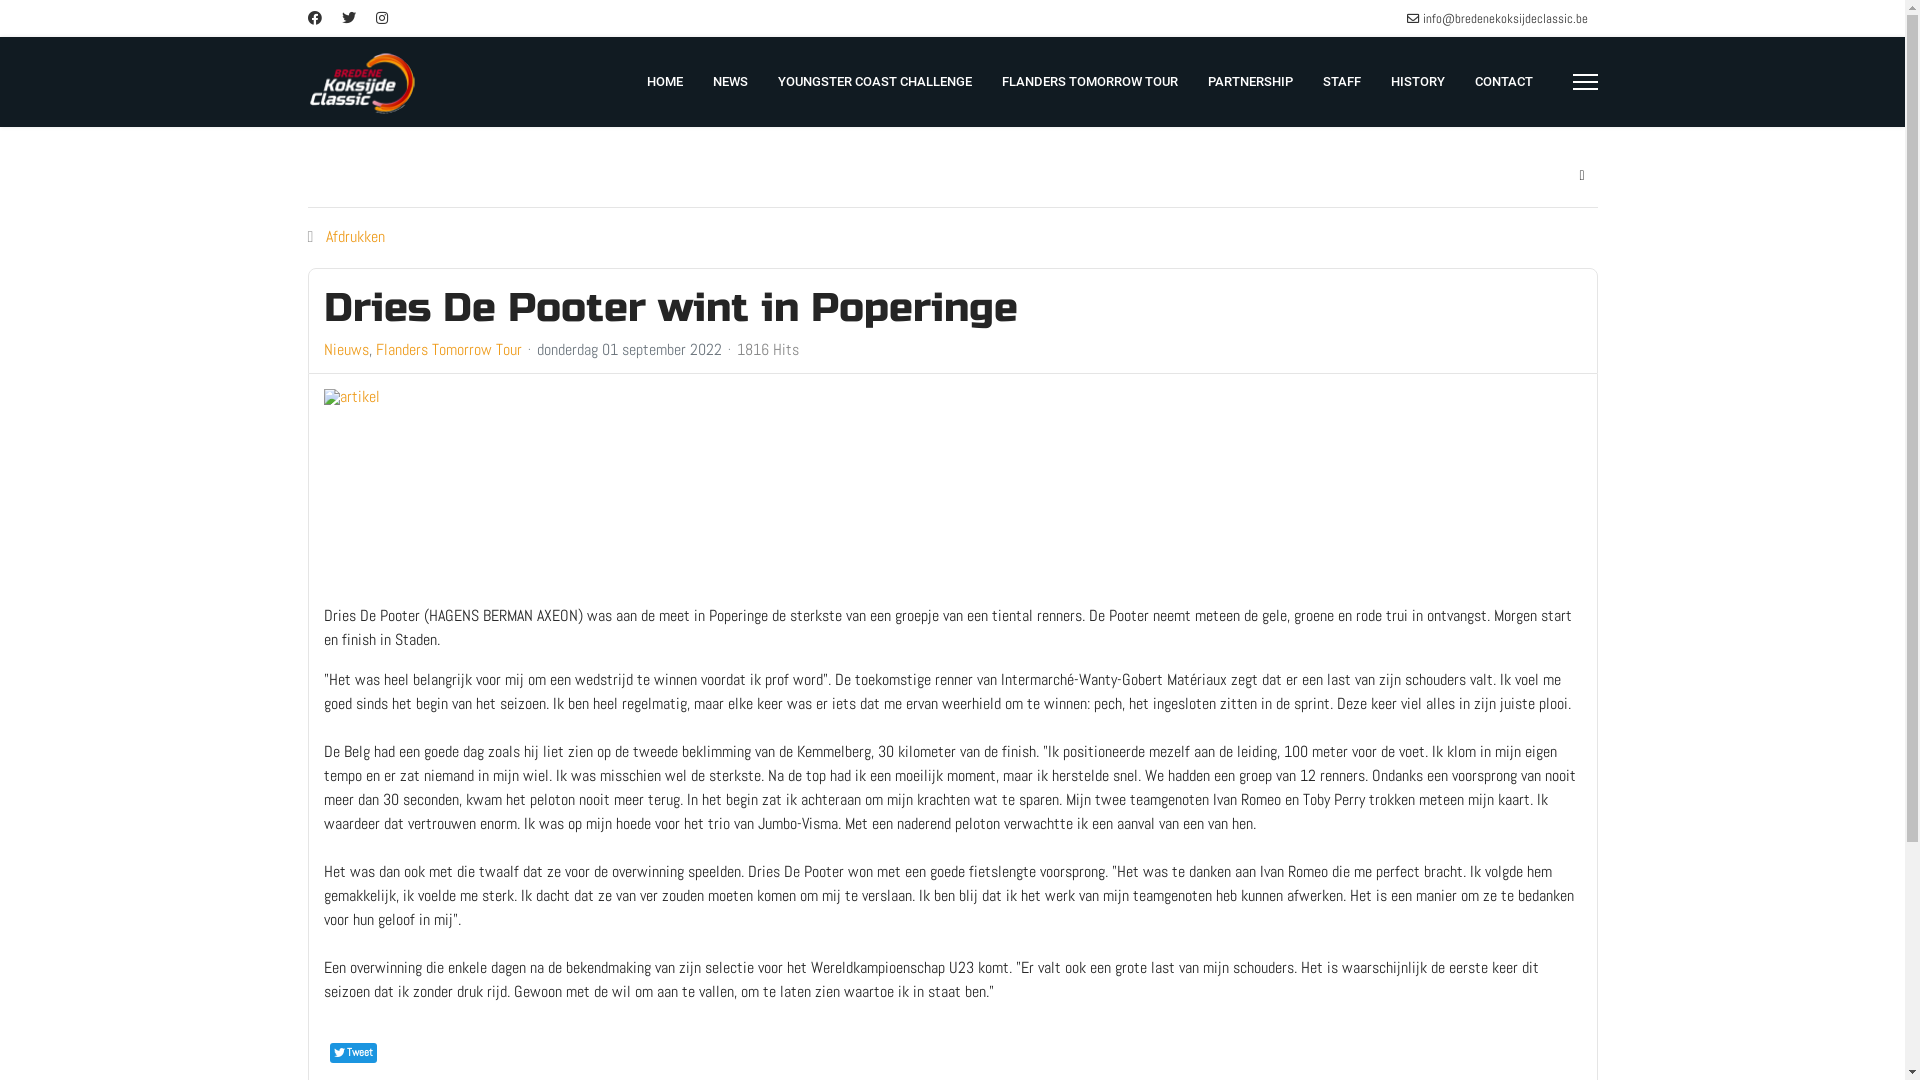 The image size is (1920, 1080). Describe the element at coordinates (1342, 80) in the screenshot. I see `'STAFF'` at that location.